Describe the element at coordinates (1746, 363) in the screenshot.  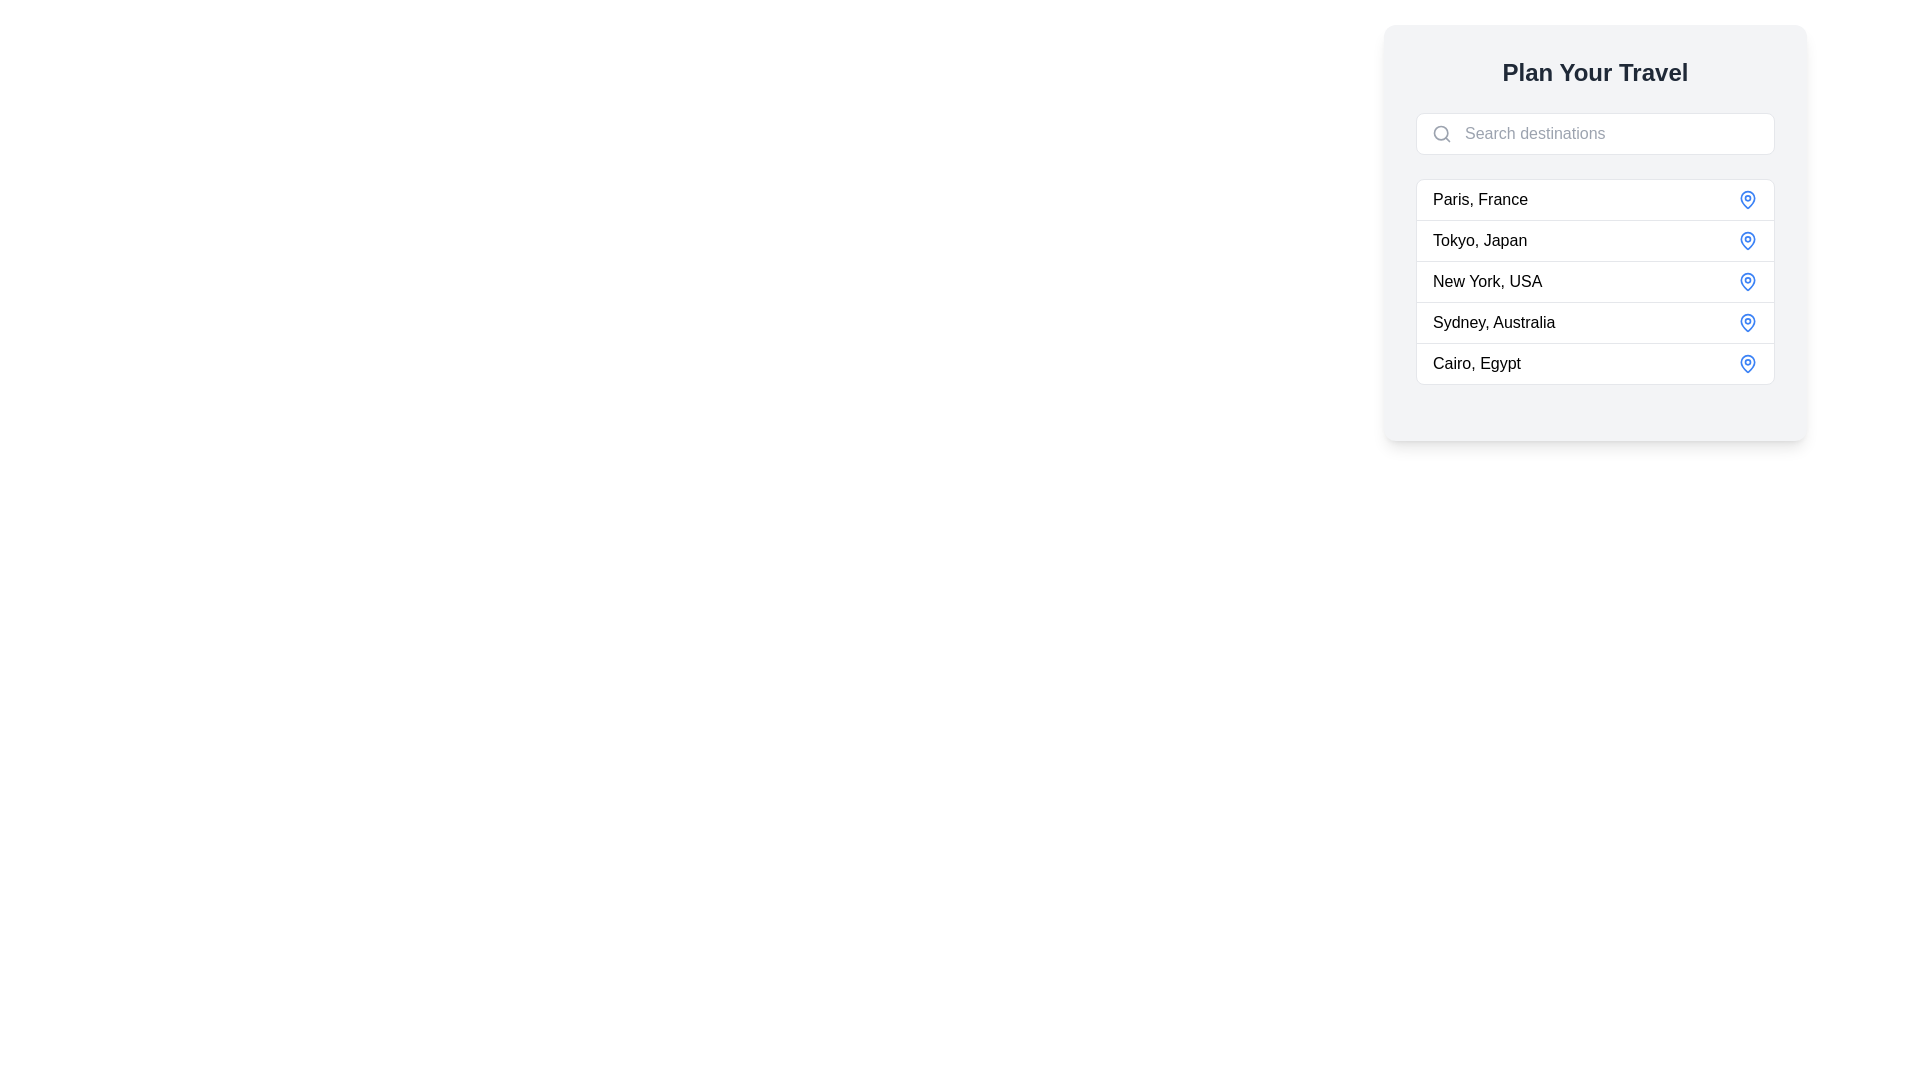
I see `the geographical location icon indicating 'Cairo, Egypt', which is located at the right end of the fifth row in the travel planning interface` at that location.